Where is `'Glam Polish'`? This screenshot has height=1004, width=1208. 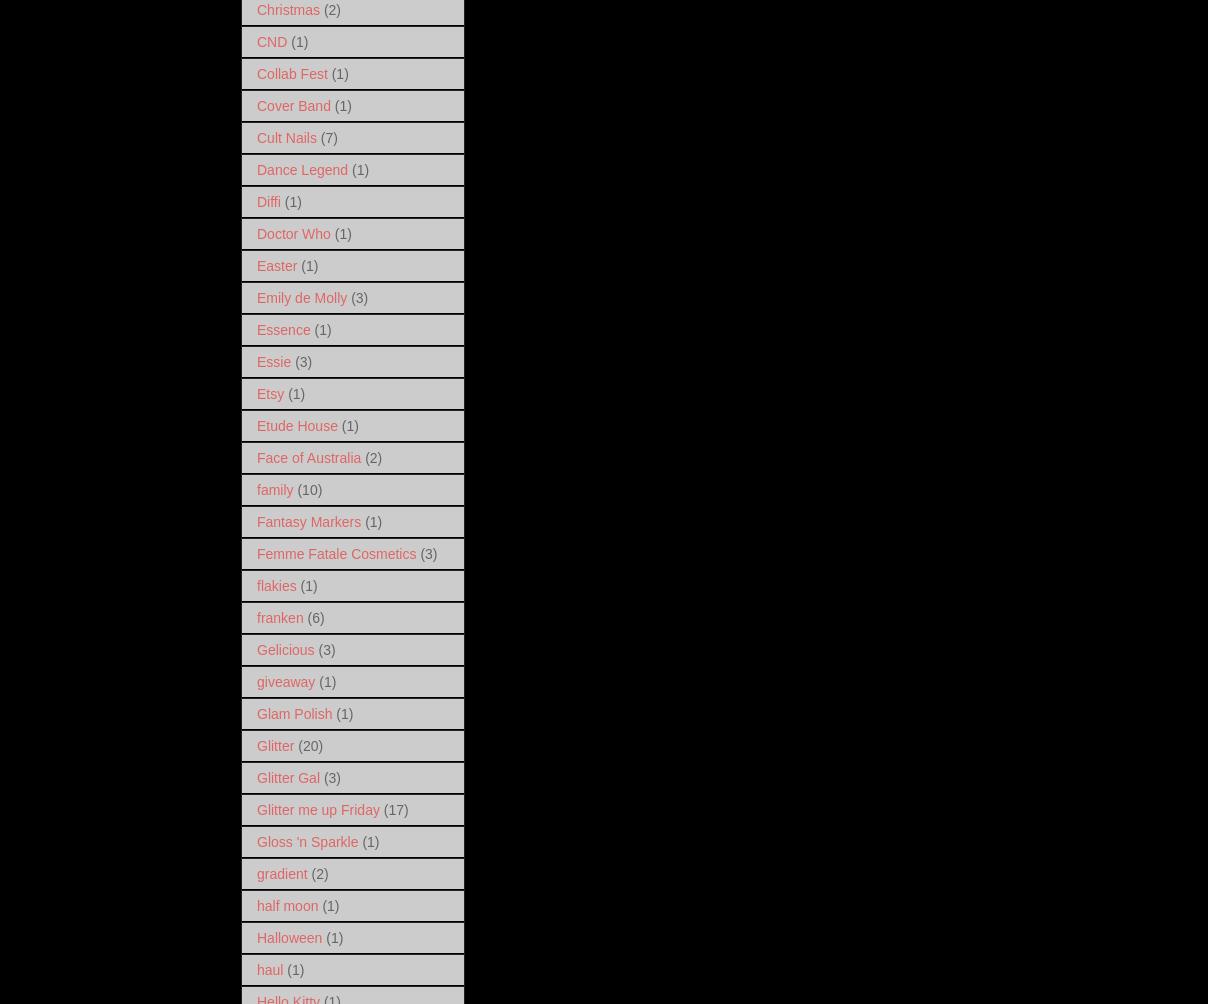 'Glam Polish' is located at coordinates (294, 712).